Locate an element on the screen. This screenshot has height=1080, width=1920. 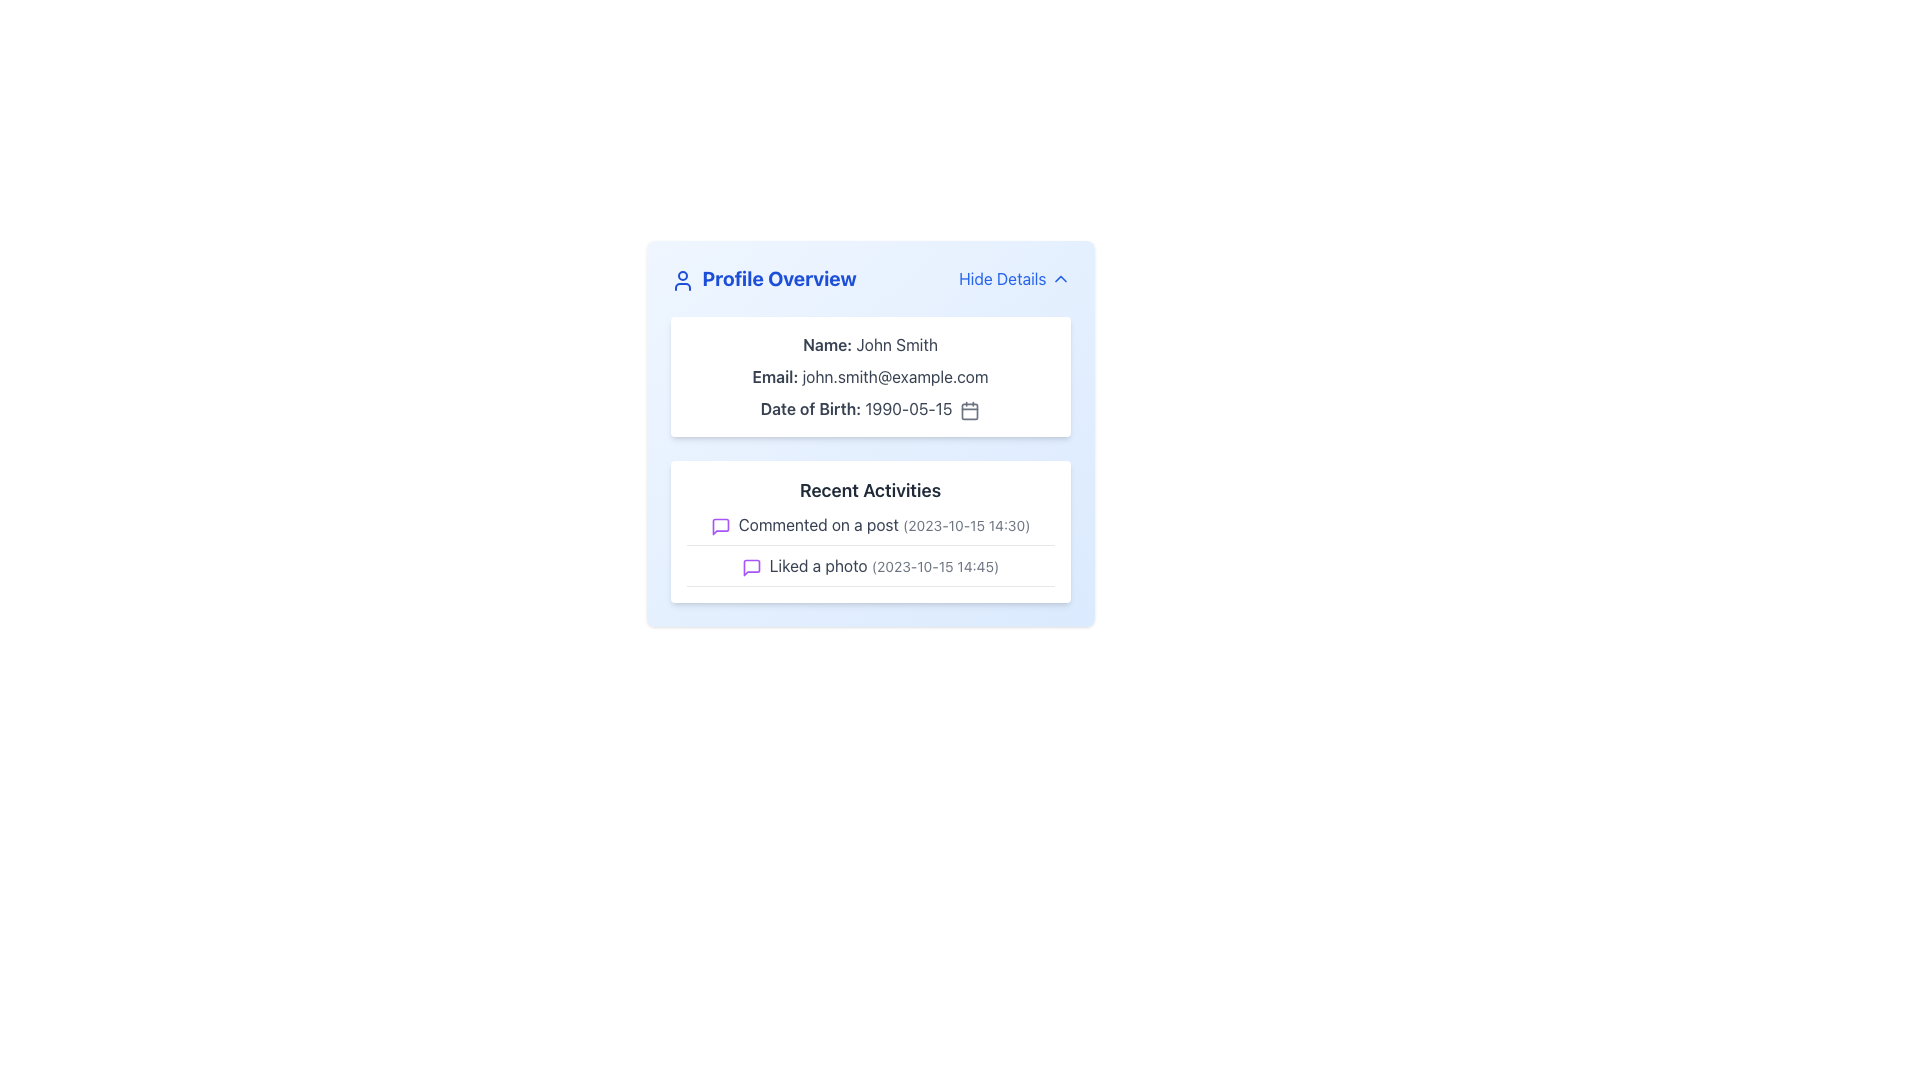
the text label that describes the user's full name, located in the first section of the profile card, positioned to the left of 'John Smith' is located at coordinates (827, 343).